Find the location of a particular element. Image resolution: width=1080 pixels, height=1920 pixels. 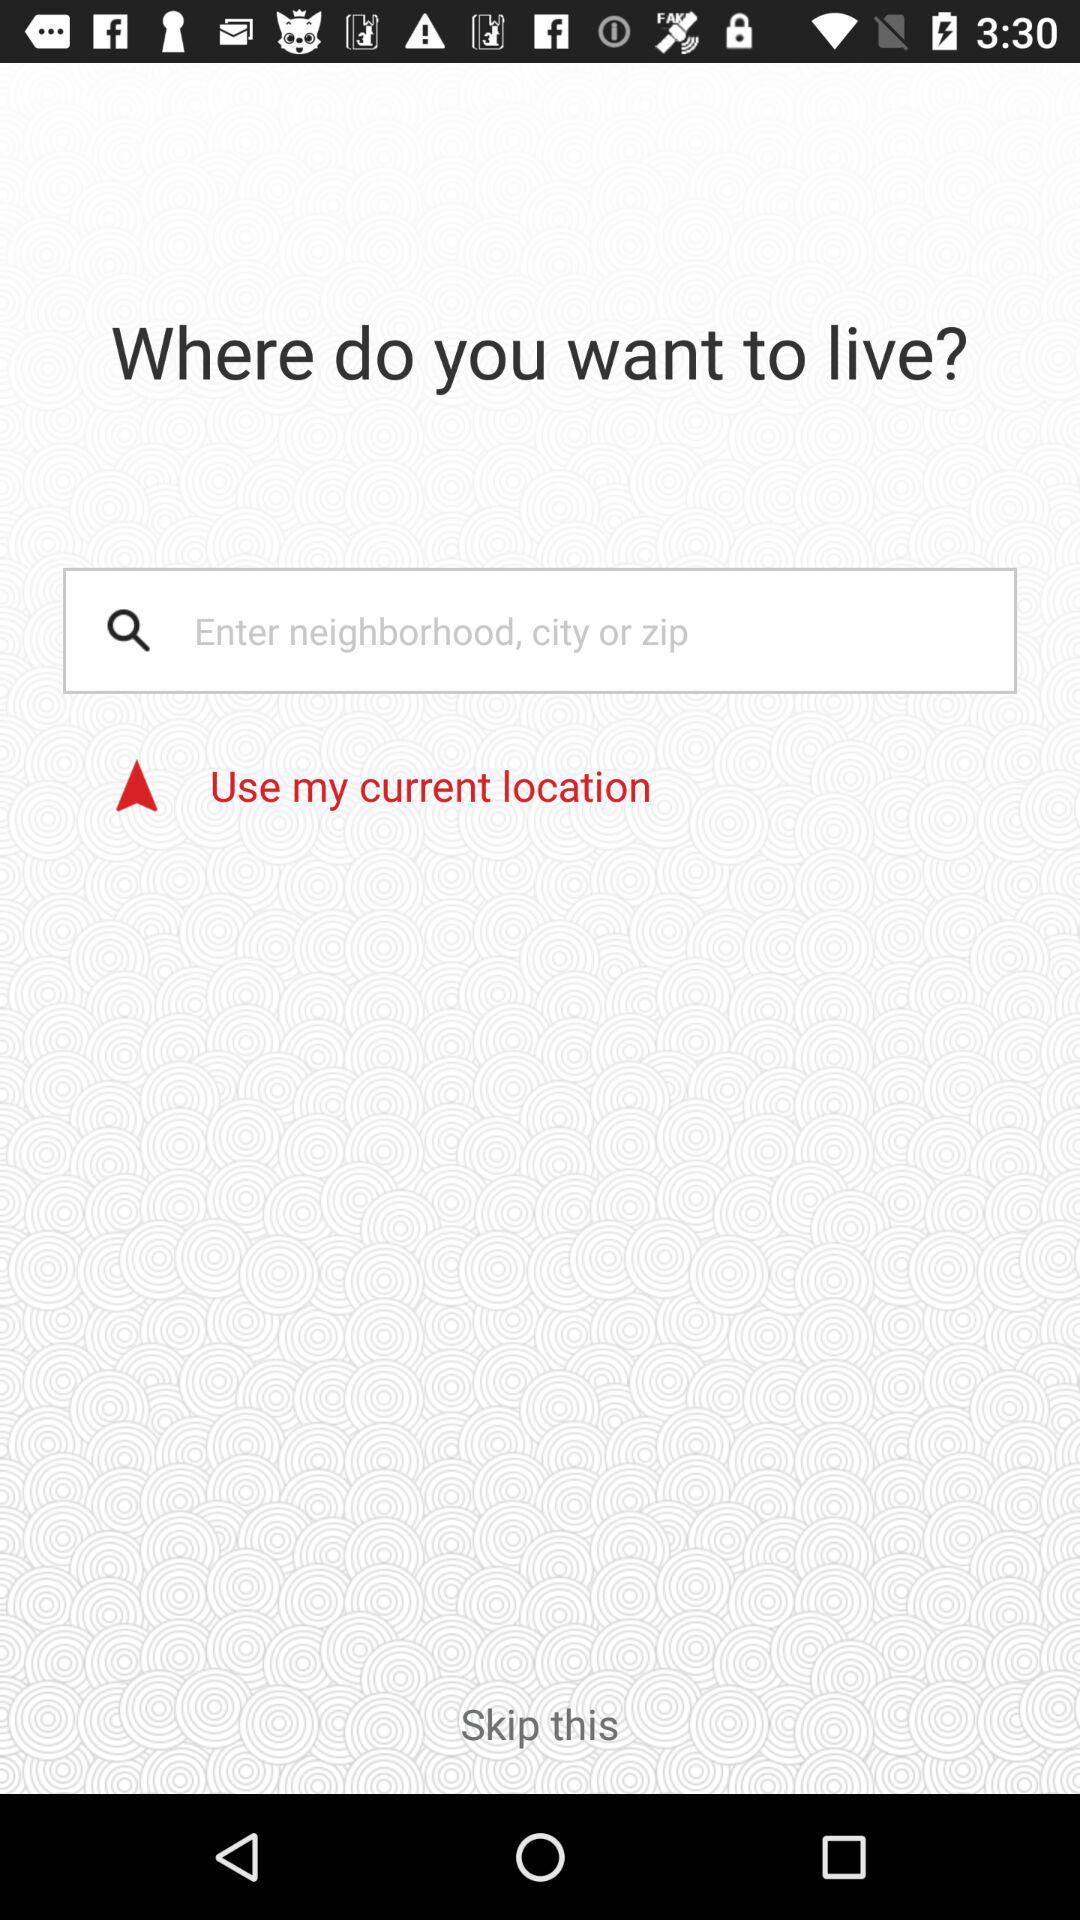

skip this is located at coordinates (540, 1743).